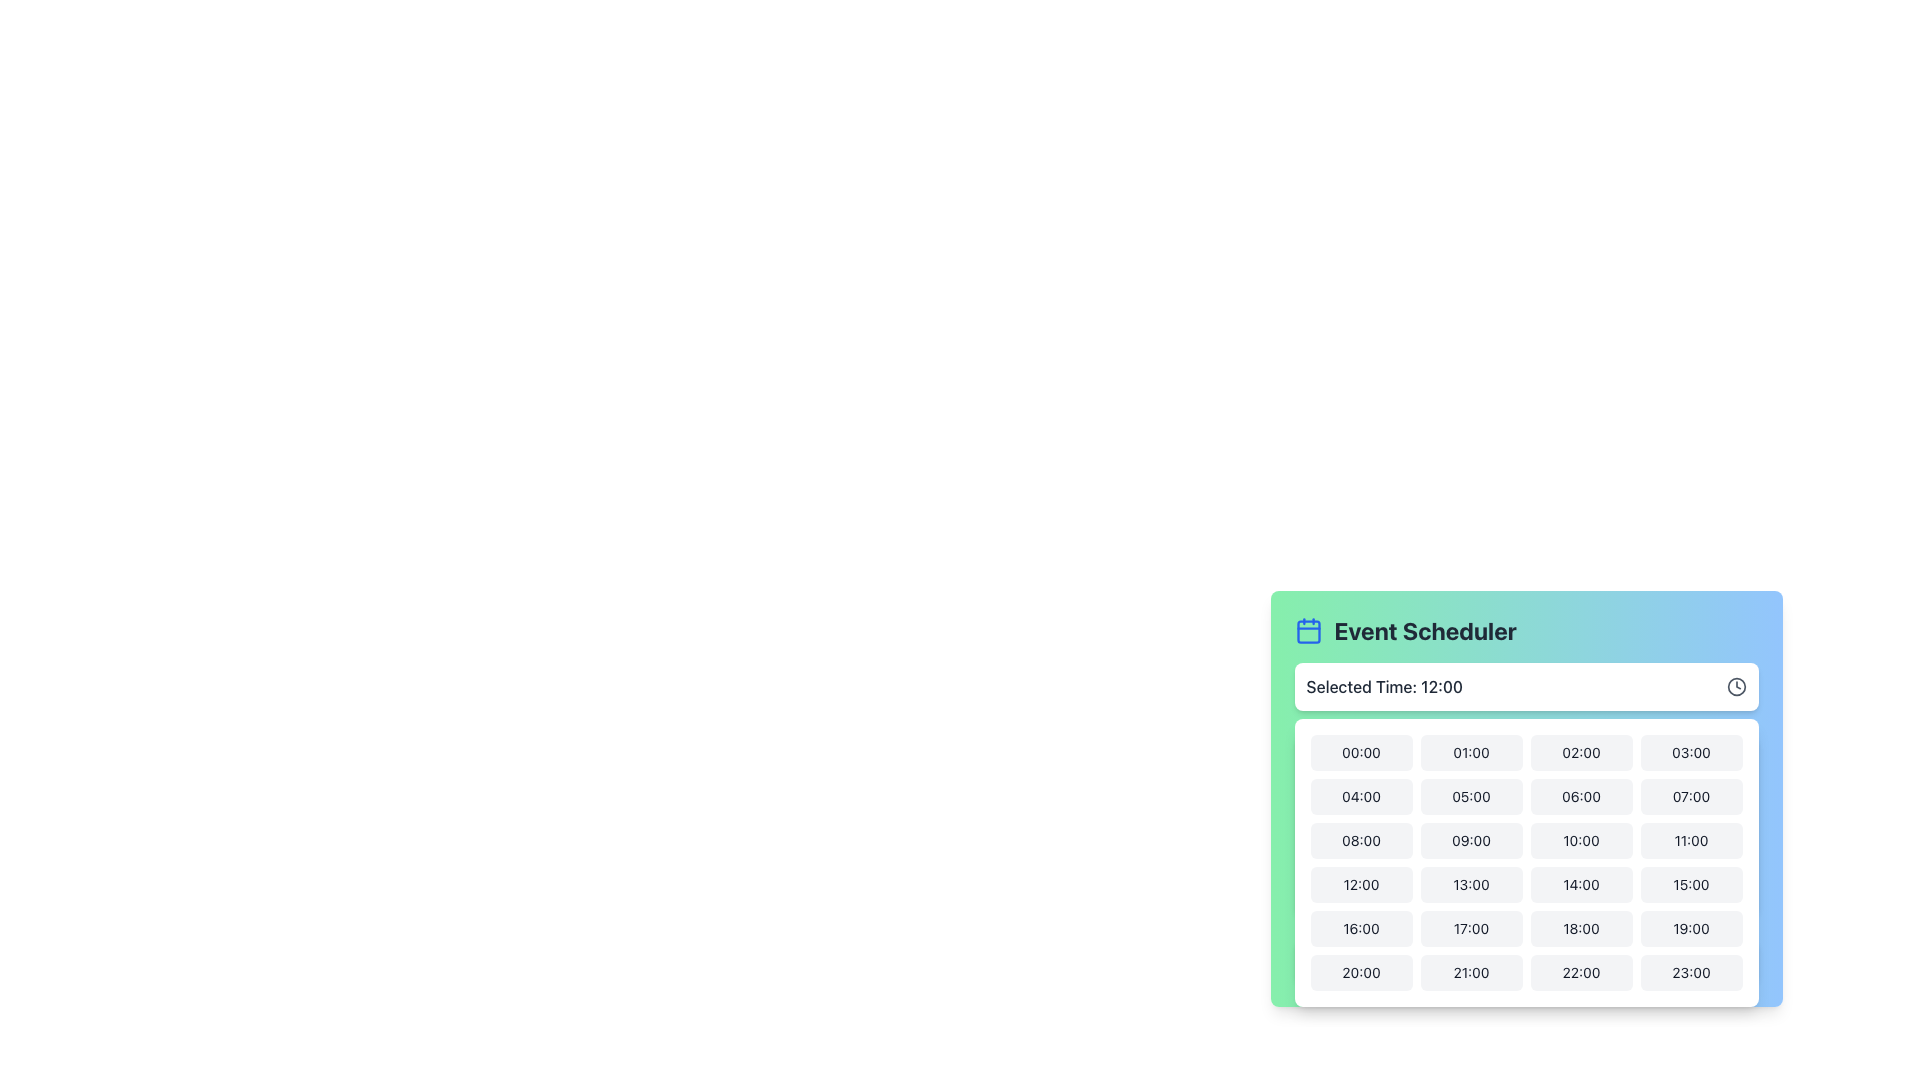 The width and height of the screenshot is (1920, 1080). I want to click on the time selection button displaying '15:00' in the Event Scheduler dropdown, so click(1690, 883).